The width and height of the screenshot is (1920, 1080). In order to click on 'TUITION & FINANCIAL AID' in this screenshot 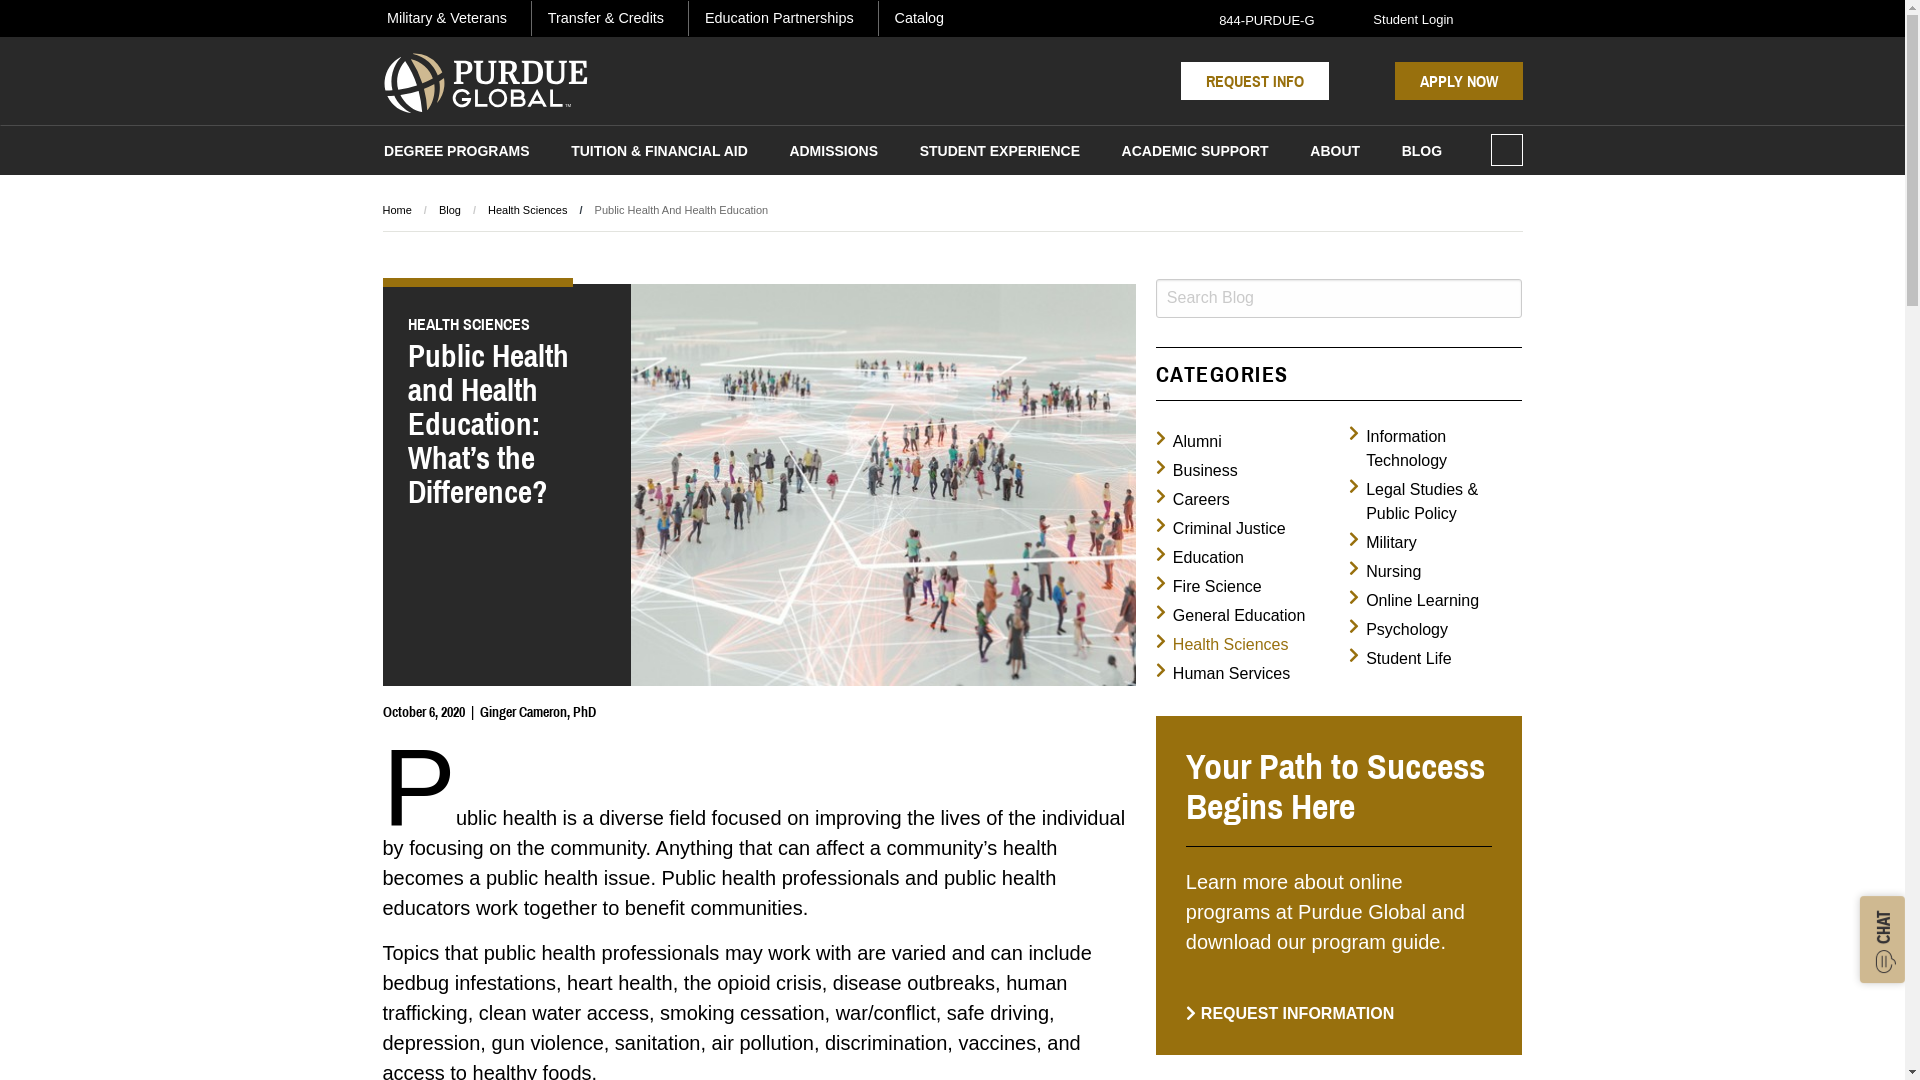, I will do `click(660, 153)`.